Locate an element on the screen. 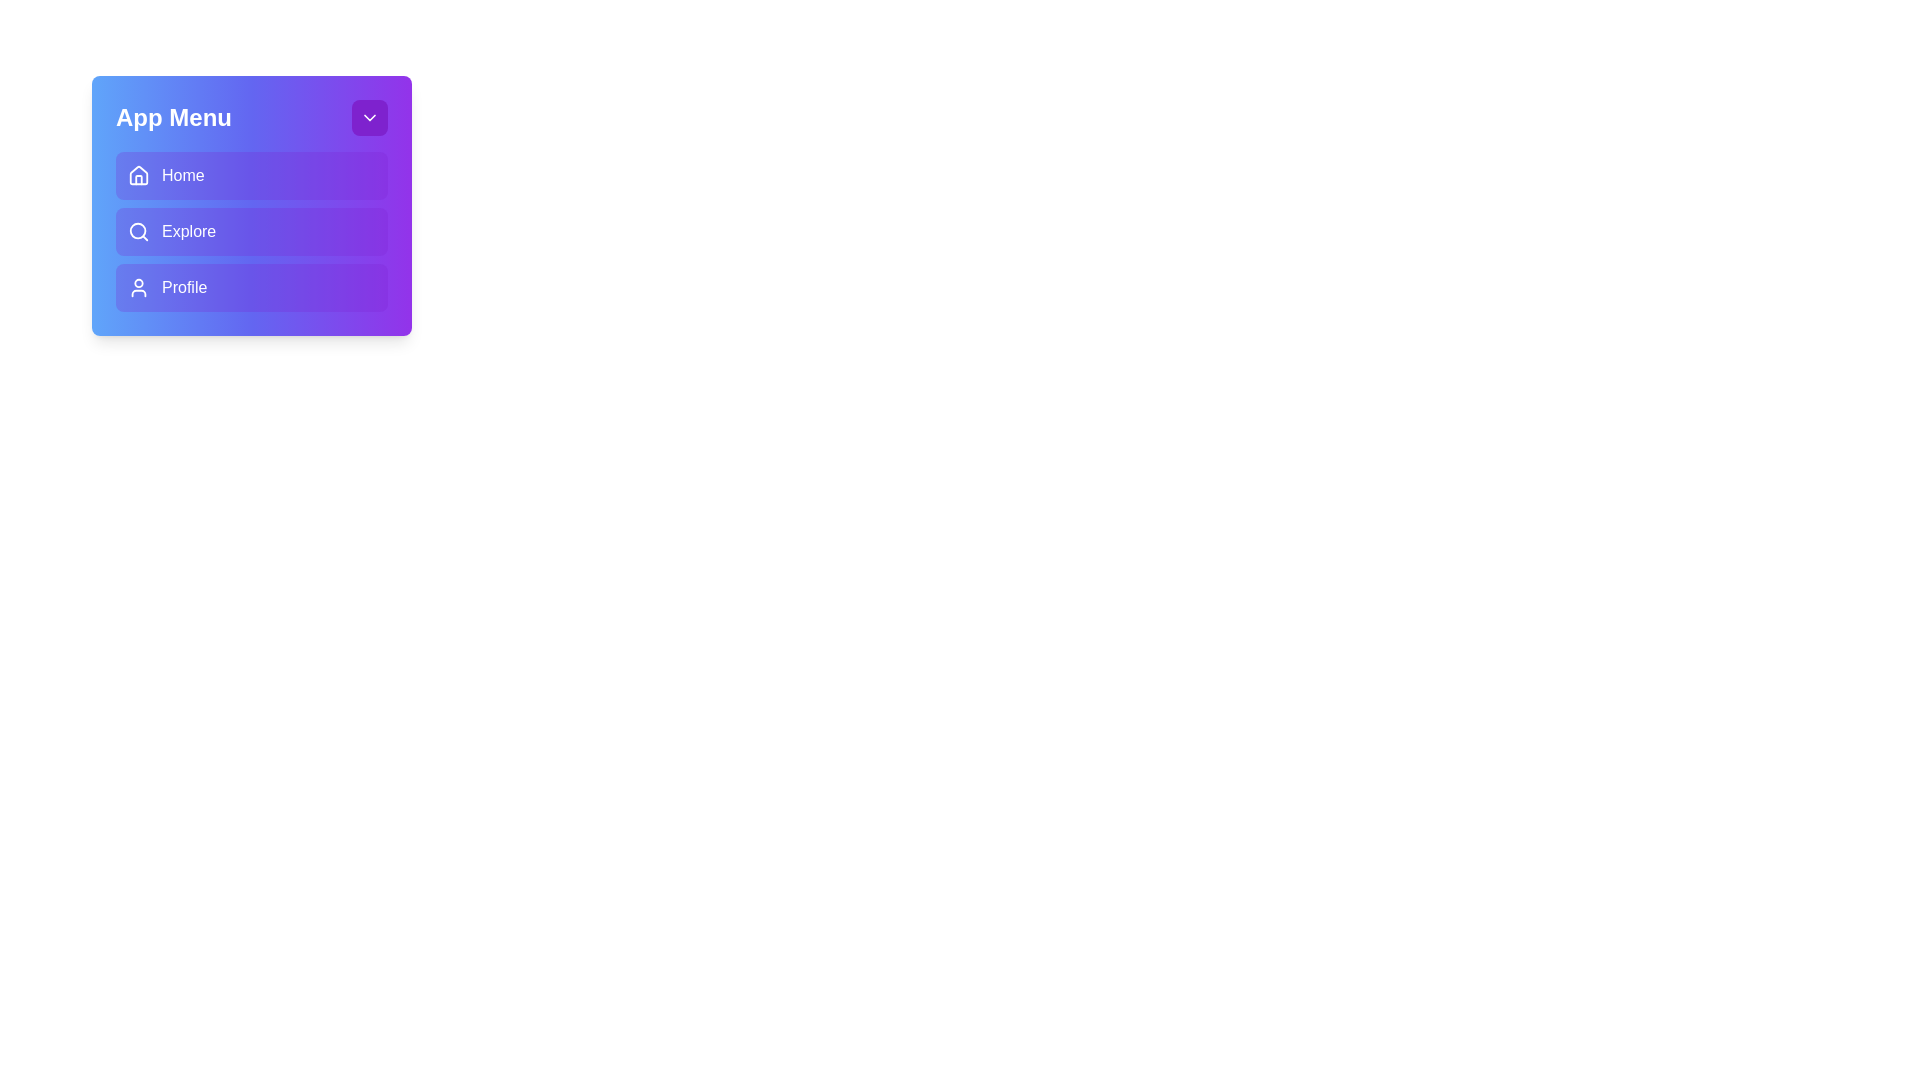 This screenshot has width=1920, height=1080. the Home icon in the top row of the vertical navigation menu, which serves as a visual indicator for the main page is located at coordinates (138, 173).